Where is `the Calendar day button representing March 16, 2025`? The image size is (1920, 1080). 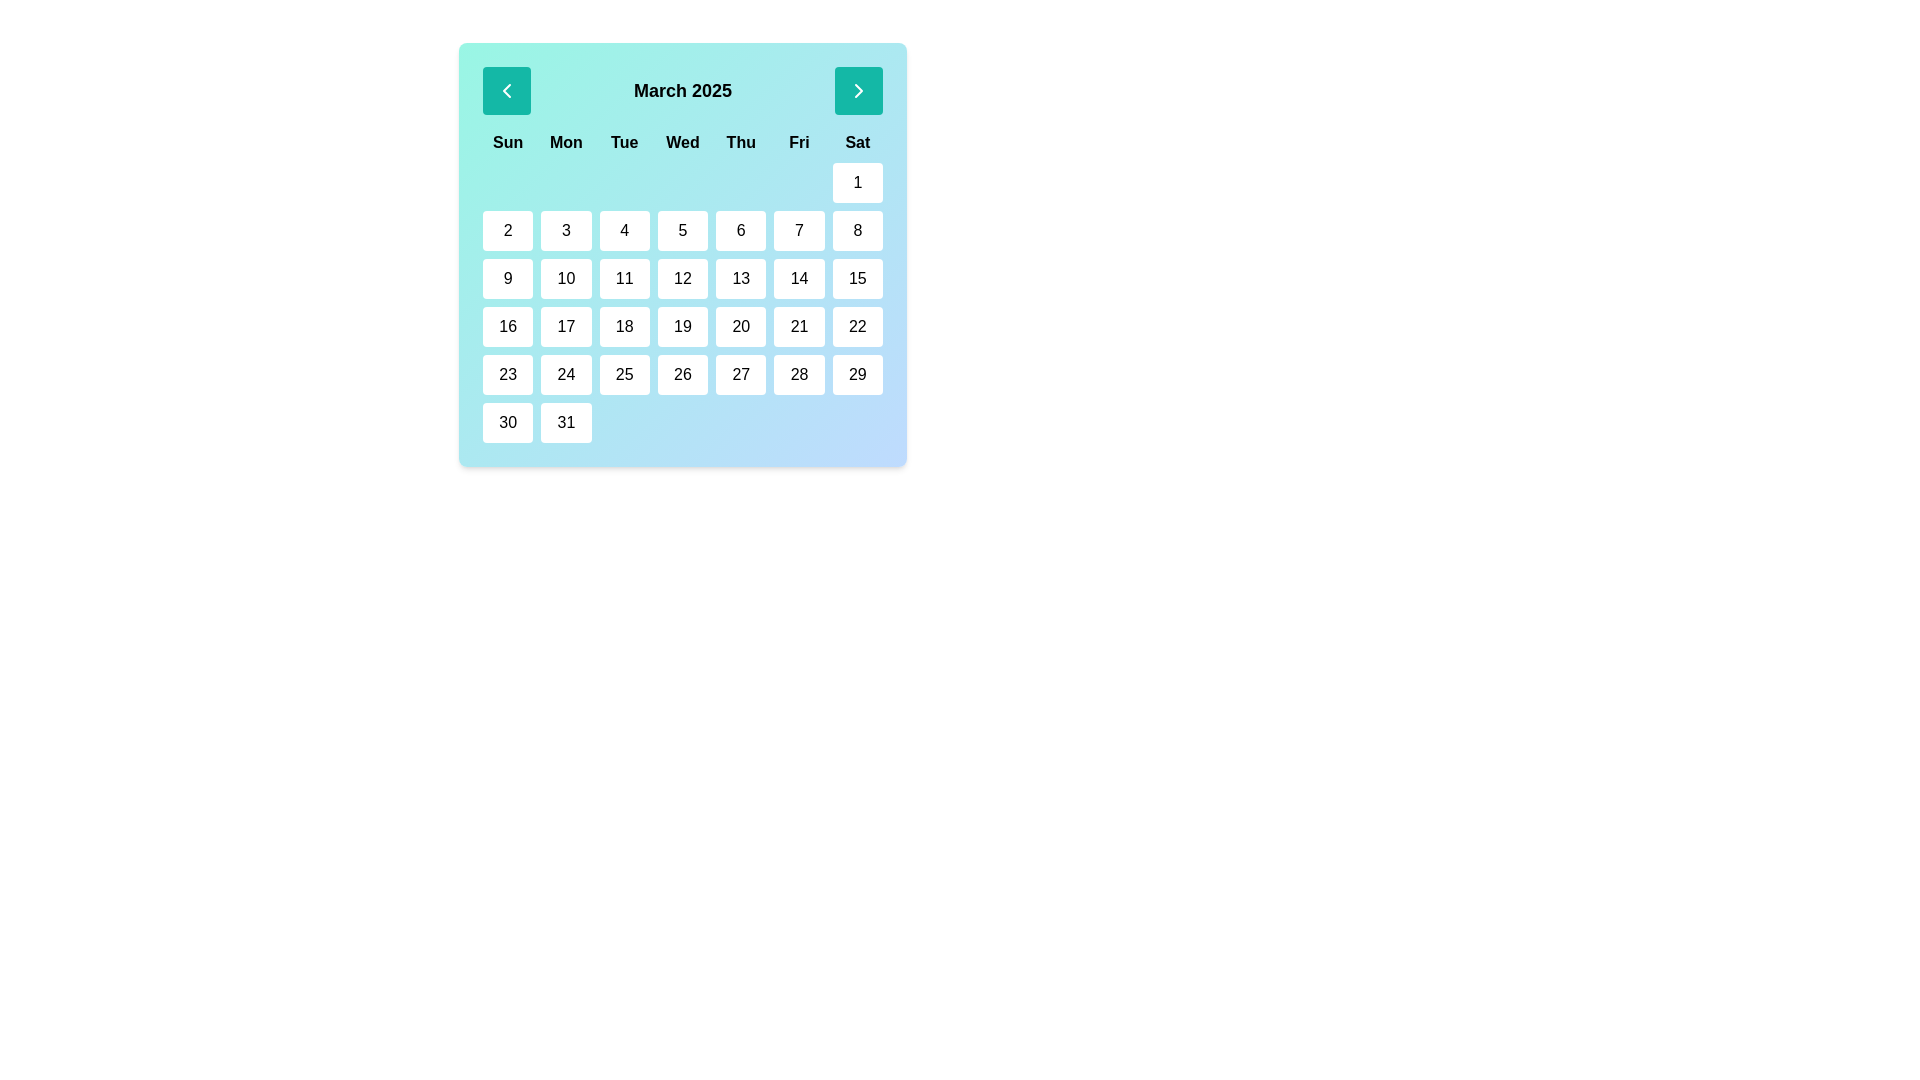 the Calendar day button representing March 16, 2025 is located at coordinates (508, 326).